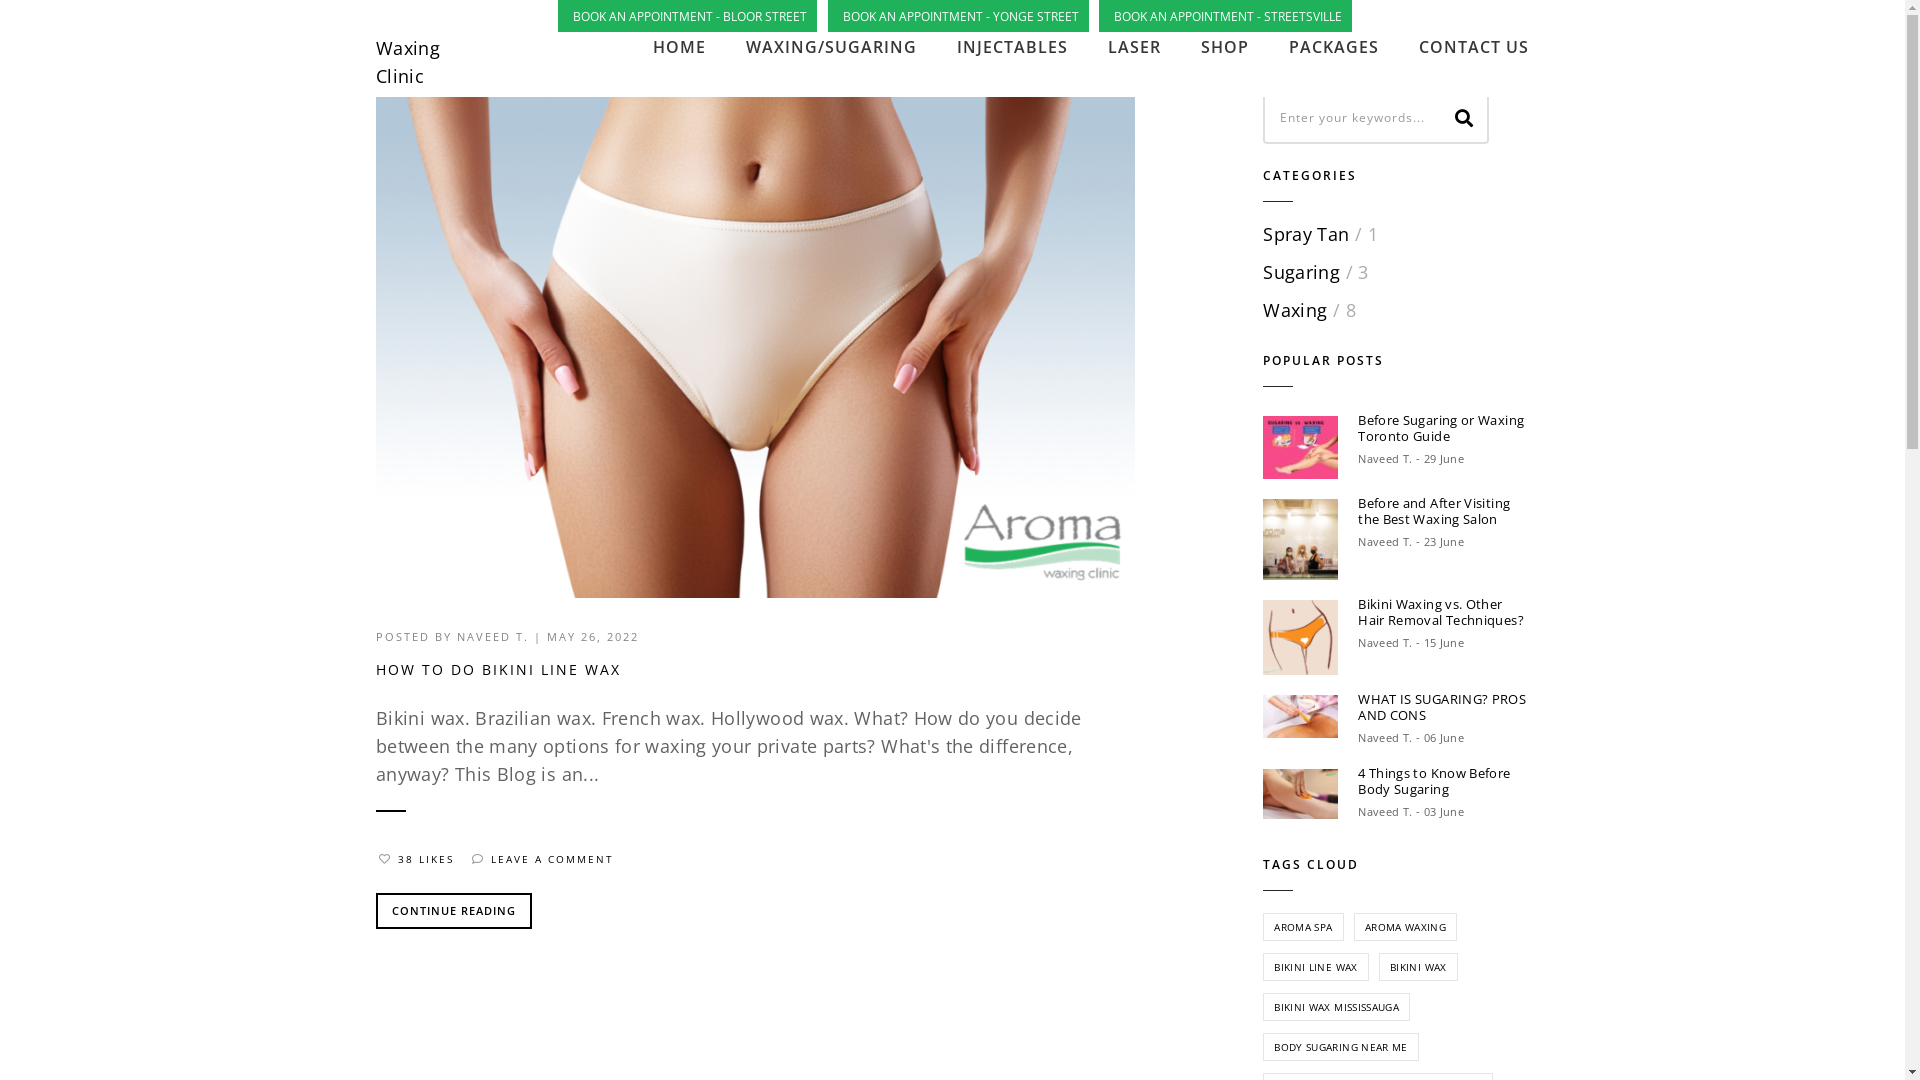  Describe the element at coordinates (1103, 16) in the screenshot. I see `'BOOK AN APPOINTMENT STREETSVILLE'` at that location.